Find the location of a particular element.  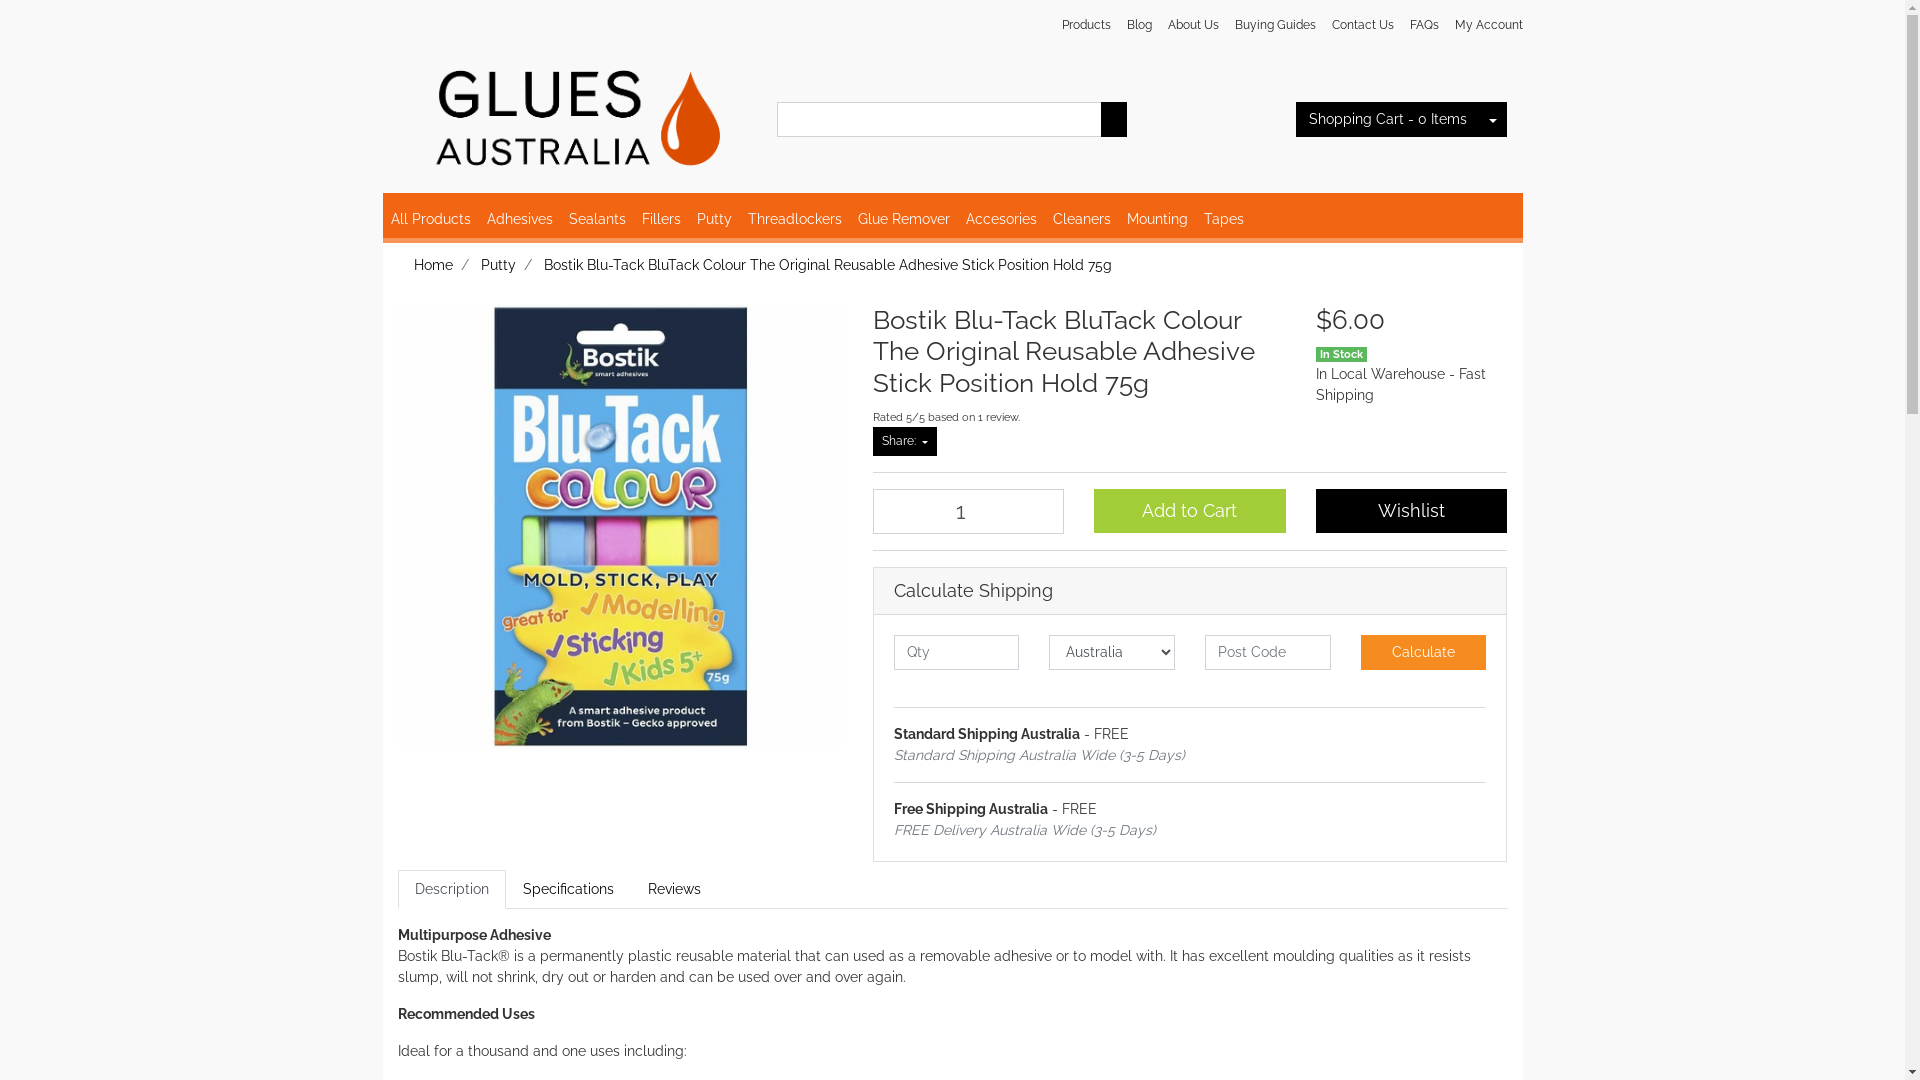

'Fillers' is located at coordinates (661, 219).